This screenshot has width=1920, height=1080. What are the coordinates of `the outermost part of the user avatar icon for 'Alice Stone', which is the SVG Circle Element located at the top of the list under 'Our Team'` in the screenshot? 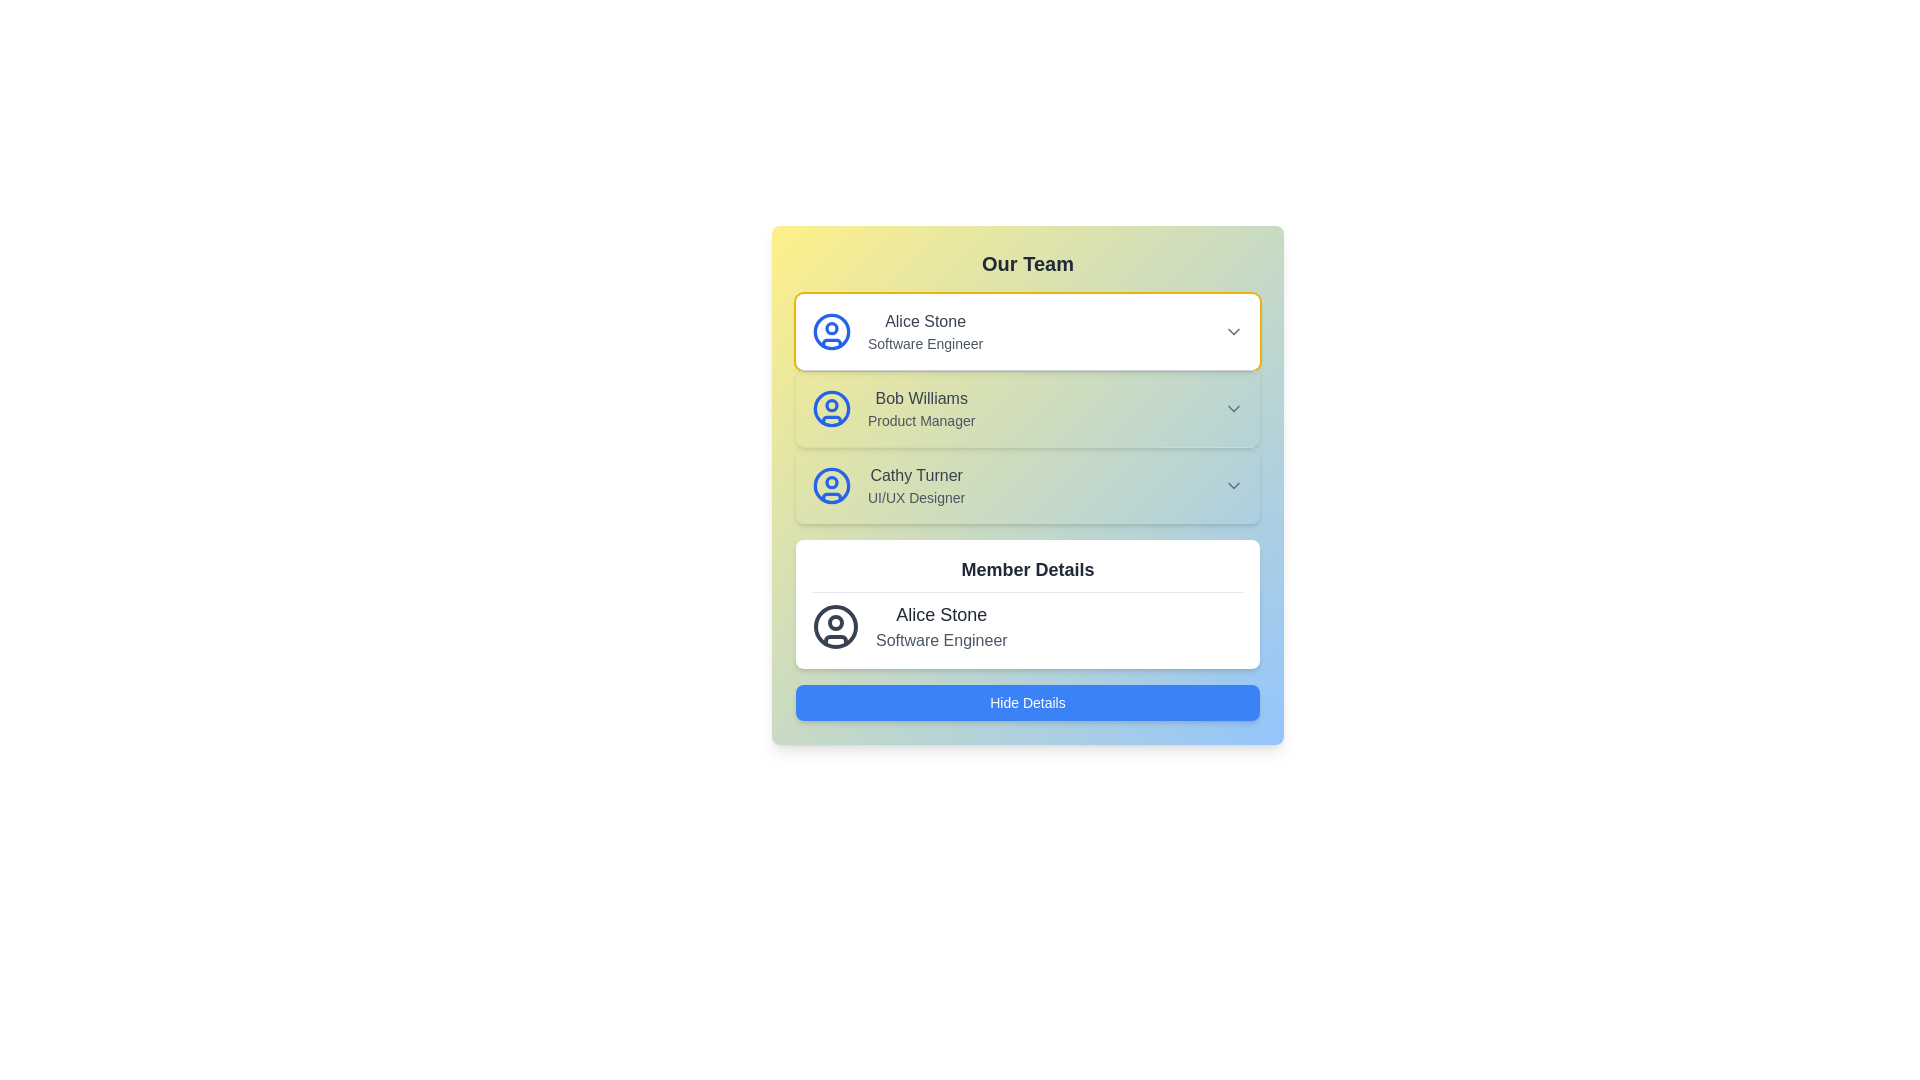 It's located at (831, 330).